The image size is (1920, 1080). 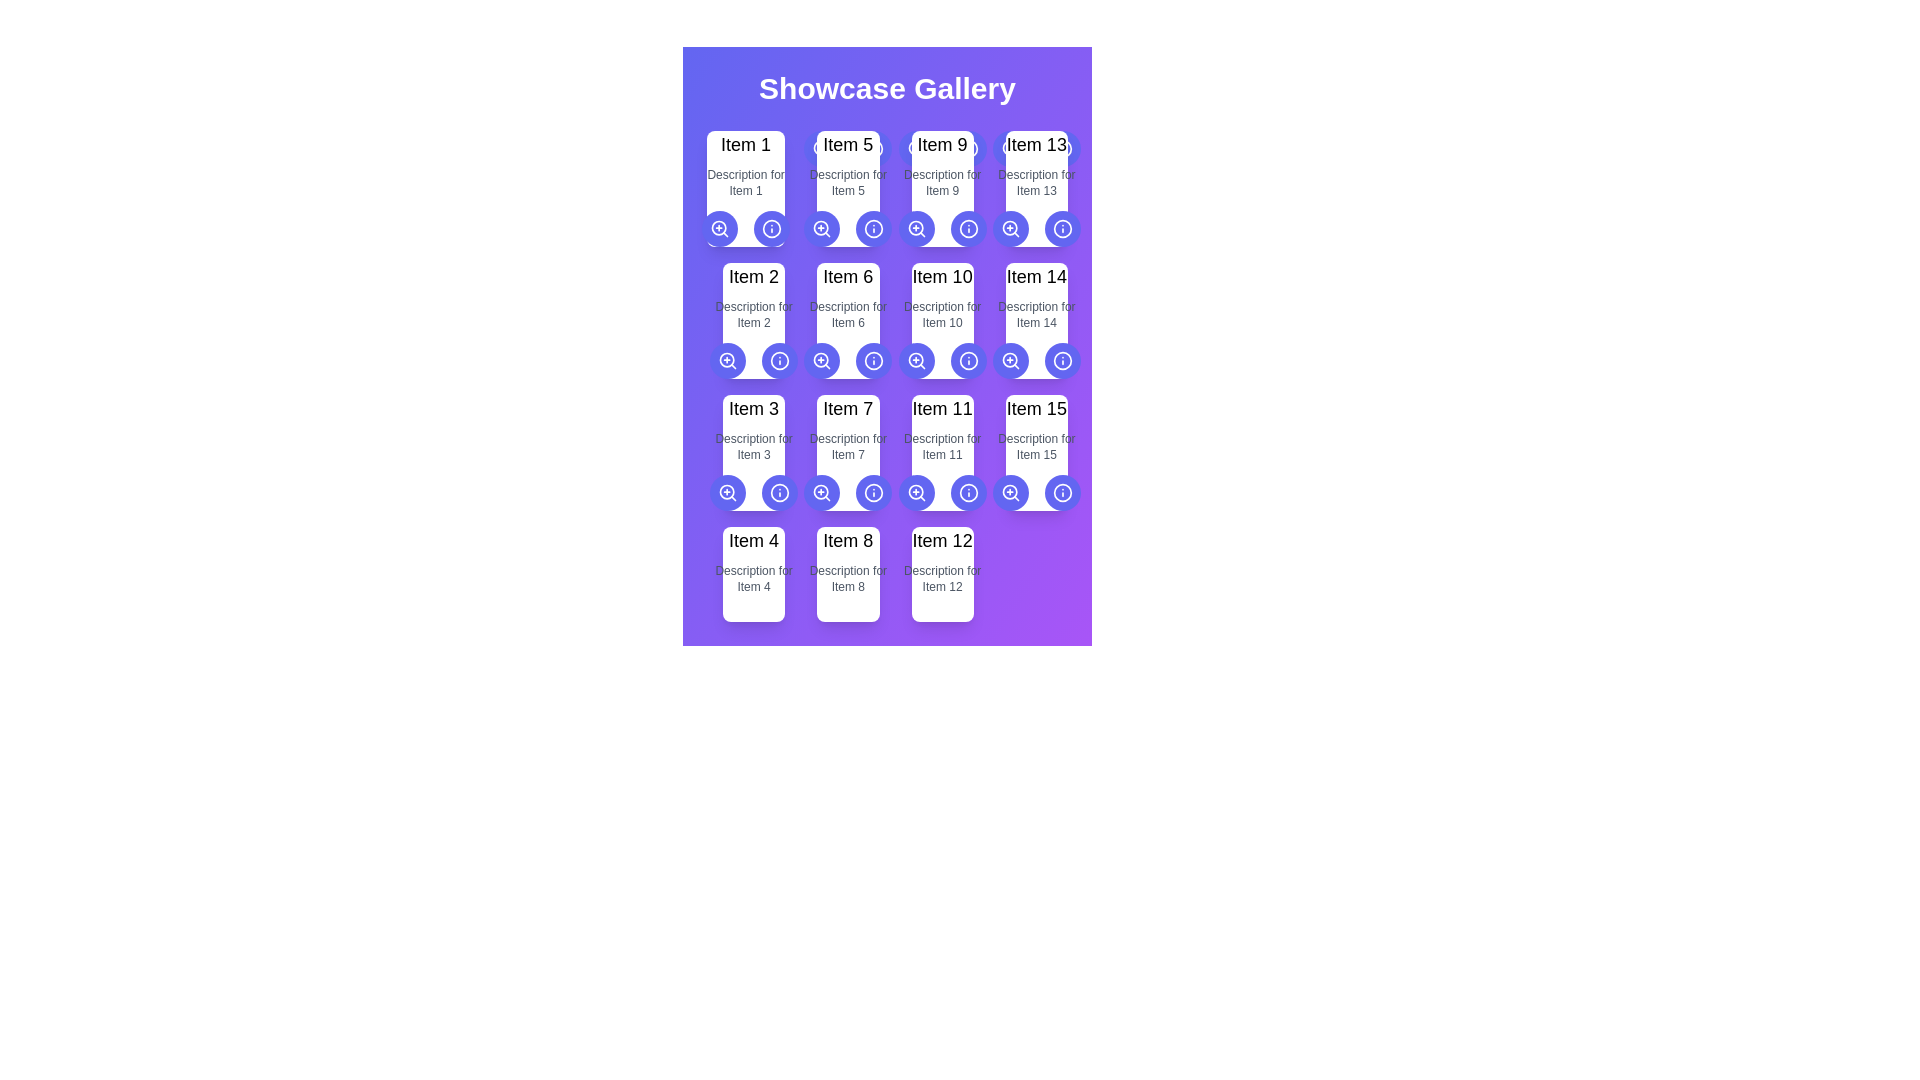 I want to click on the individual item in the Showcase Gallery, specifically the third item in the second row of the grid layout, so click(x=886, y=376).